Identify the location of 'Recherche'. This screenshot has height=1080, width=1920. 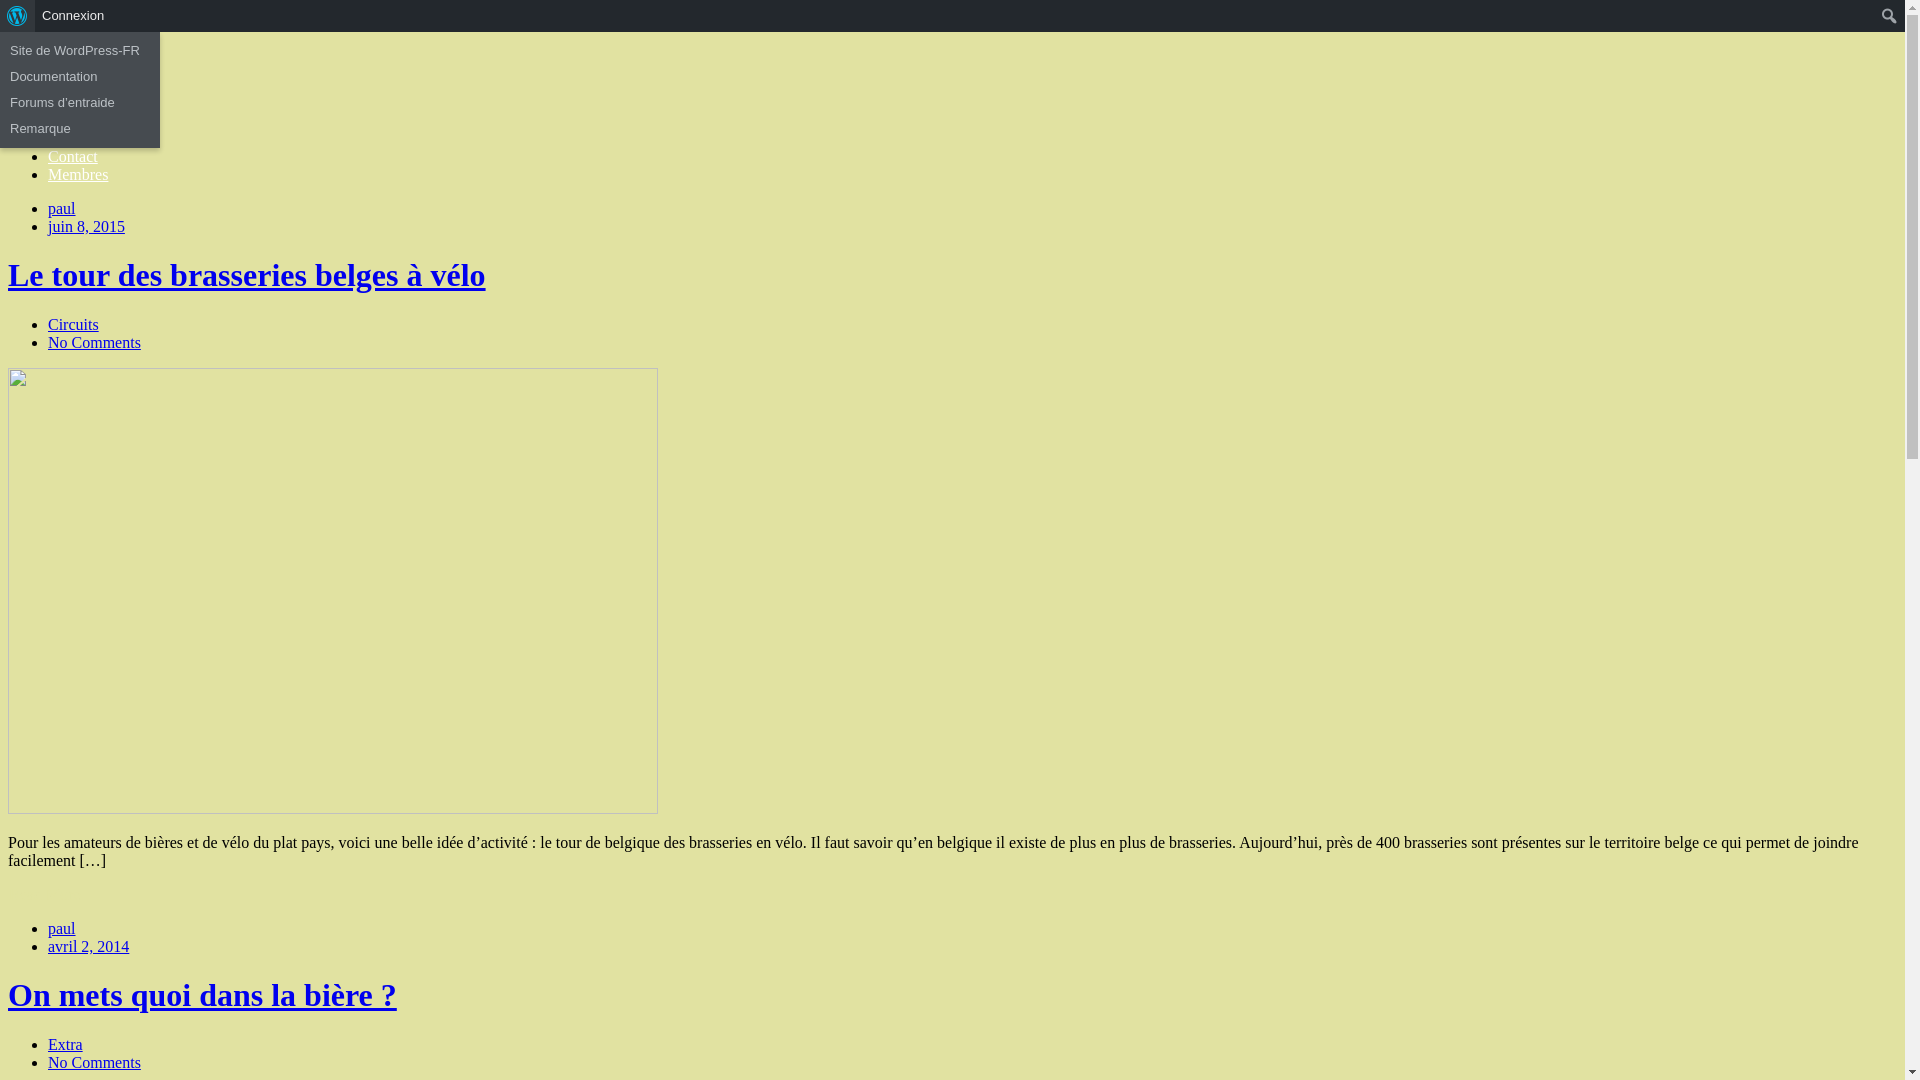
(33, 18).